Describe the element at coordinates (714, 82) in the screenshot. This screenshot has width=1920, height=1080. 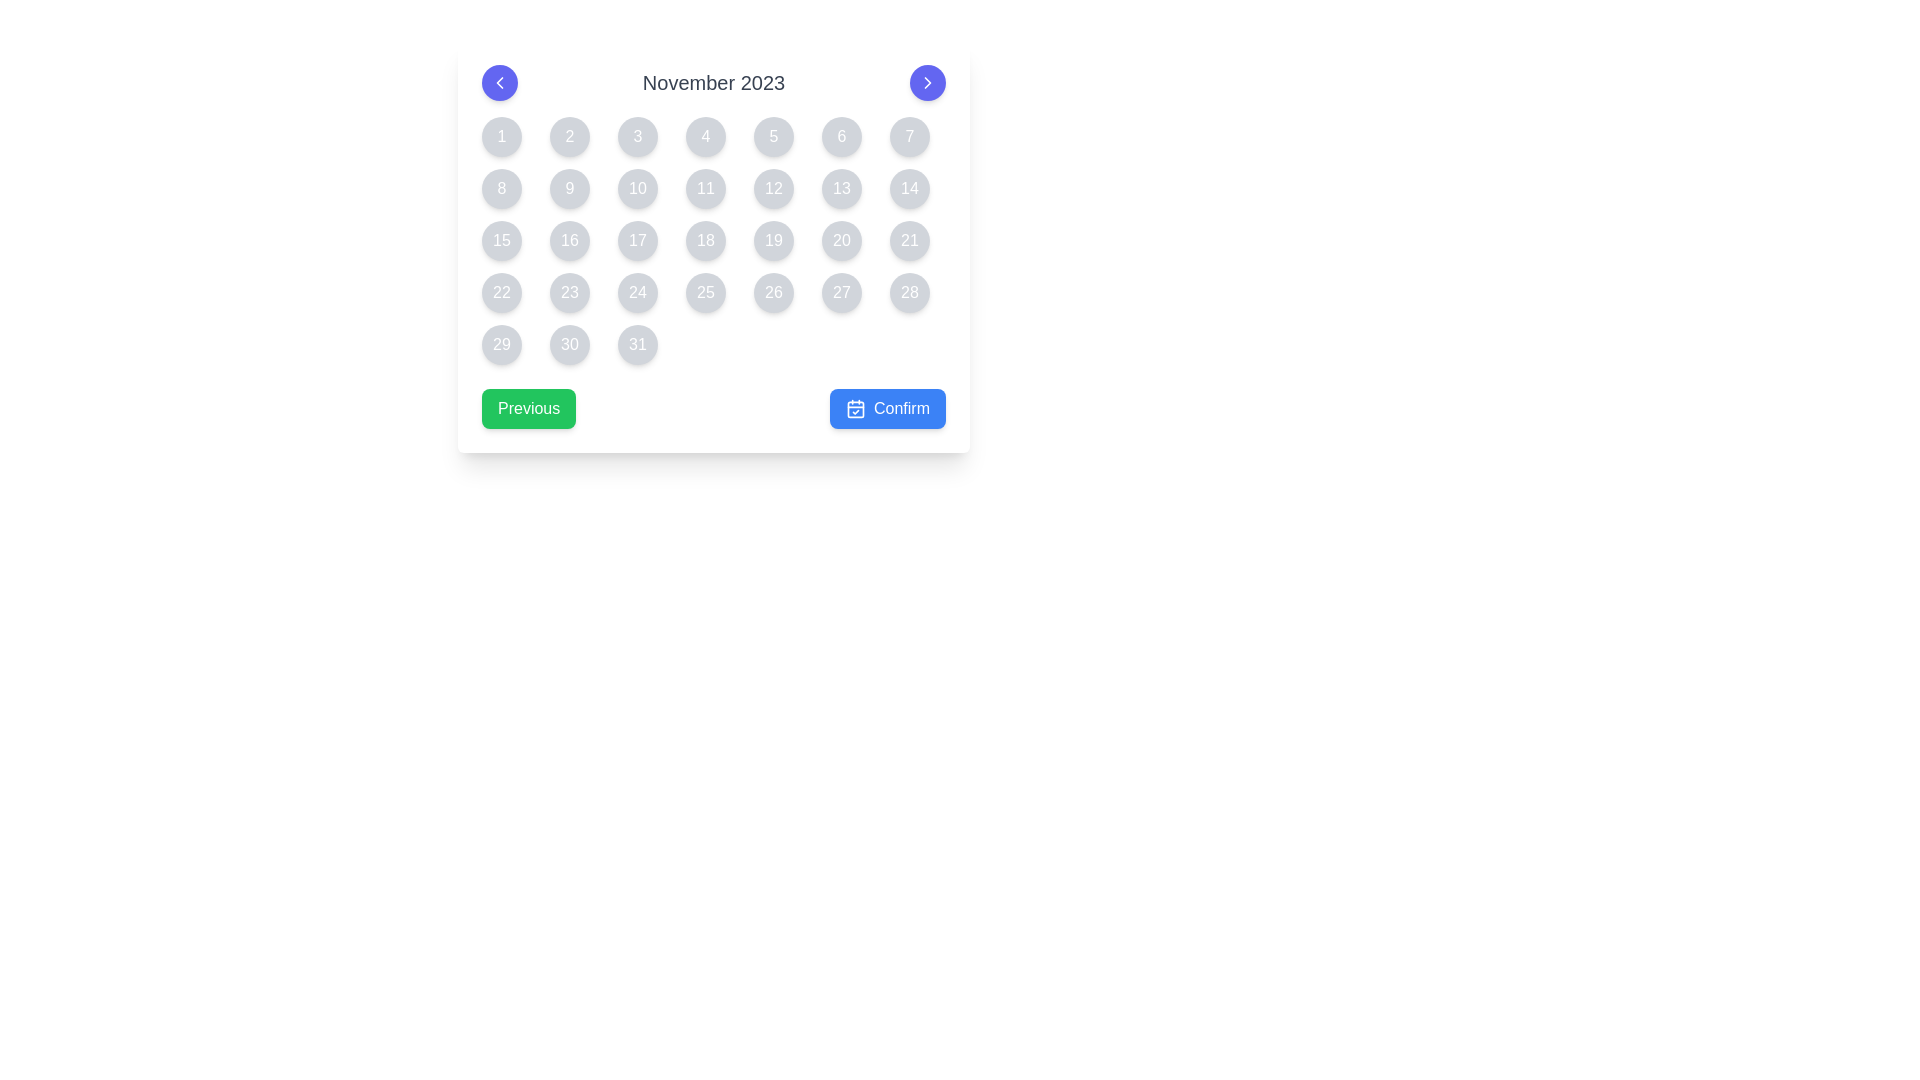
I see `the label displaying the current month and year in the calendar interface, located at the top center between two navigation arrow buttons` at that location.